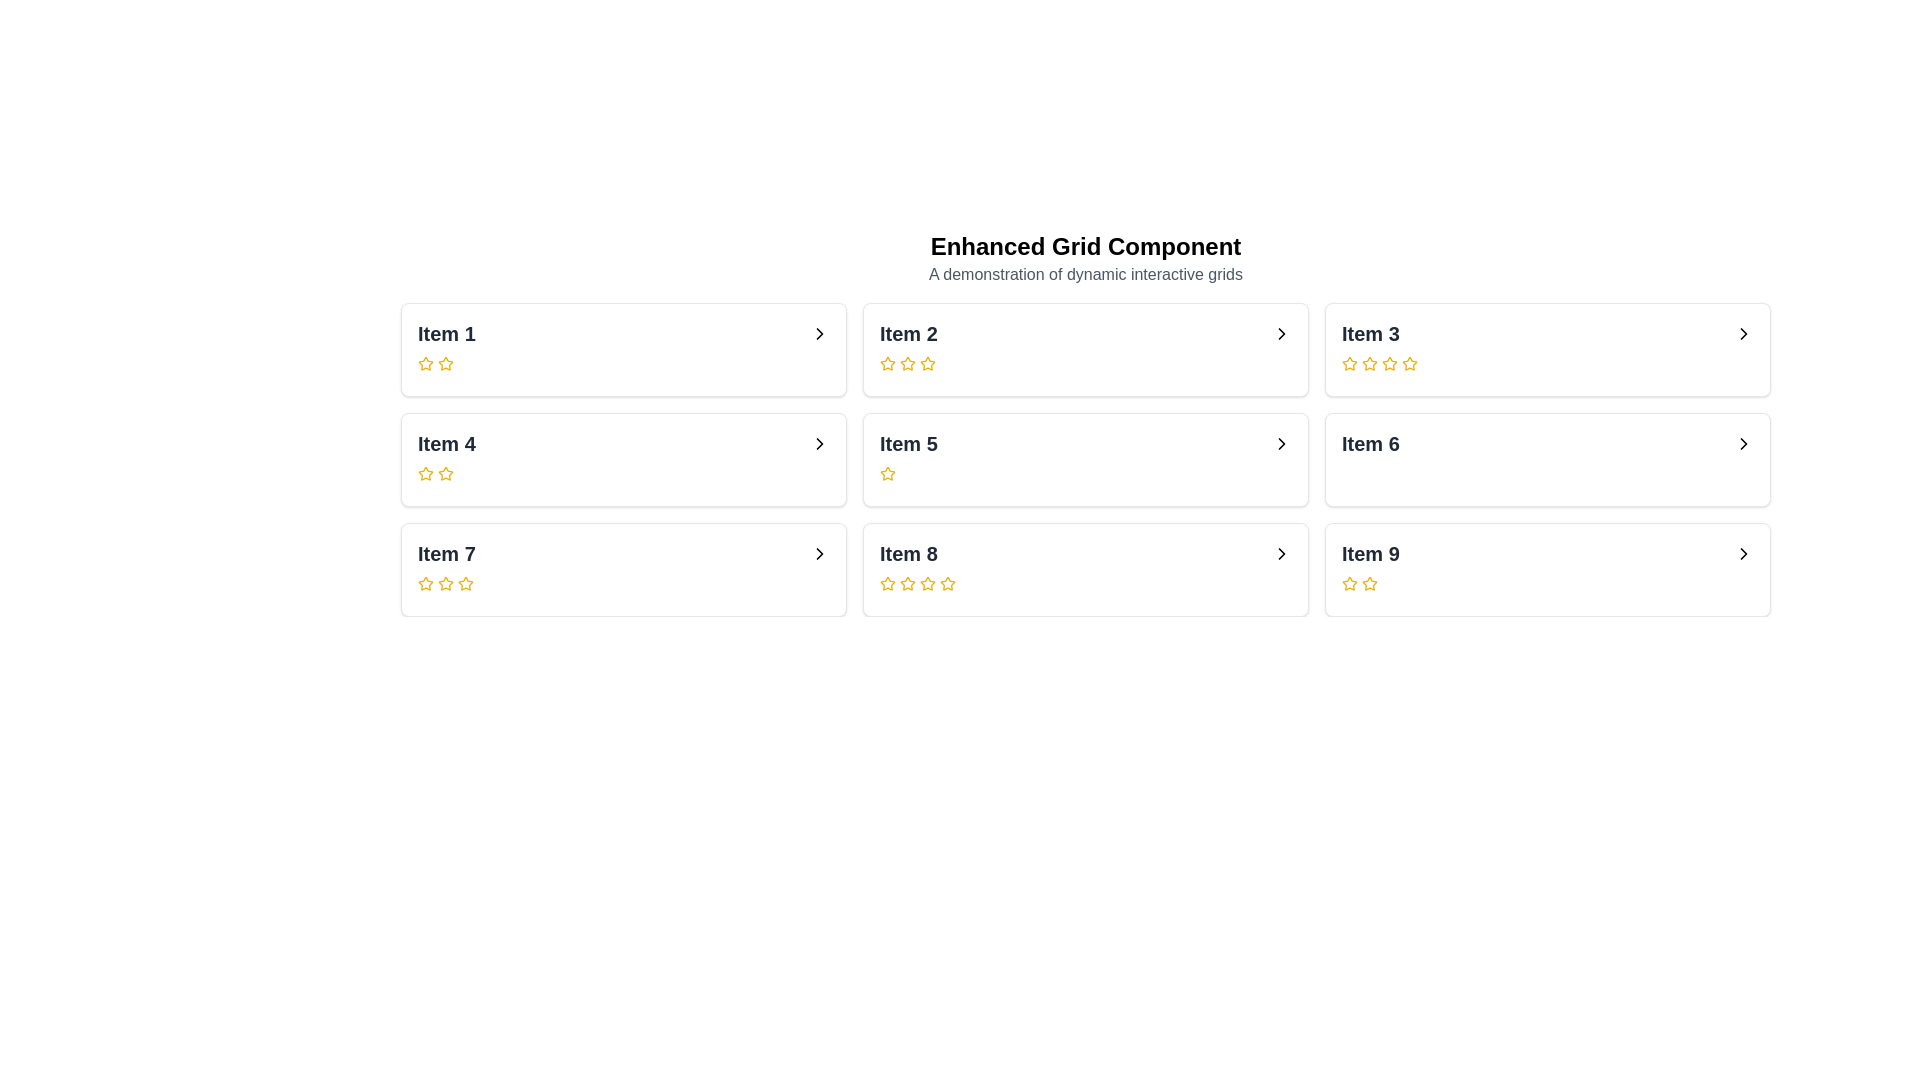 This screenshot has width=1920, height=1080. I want to click on the icon associated with 'Item 3', so click(1742, 333).